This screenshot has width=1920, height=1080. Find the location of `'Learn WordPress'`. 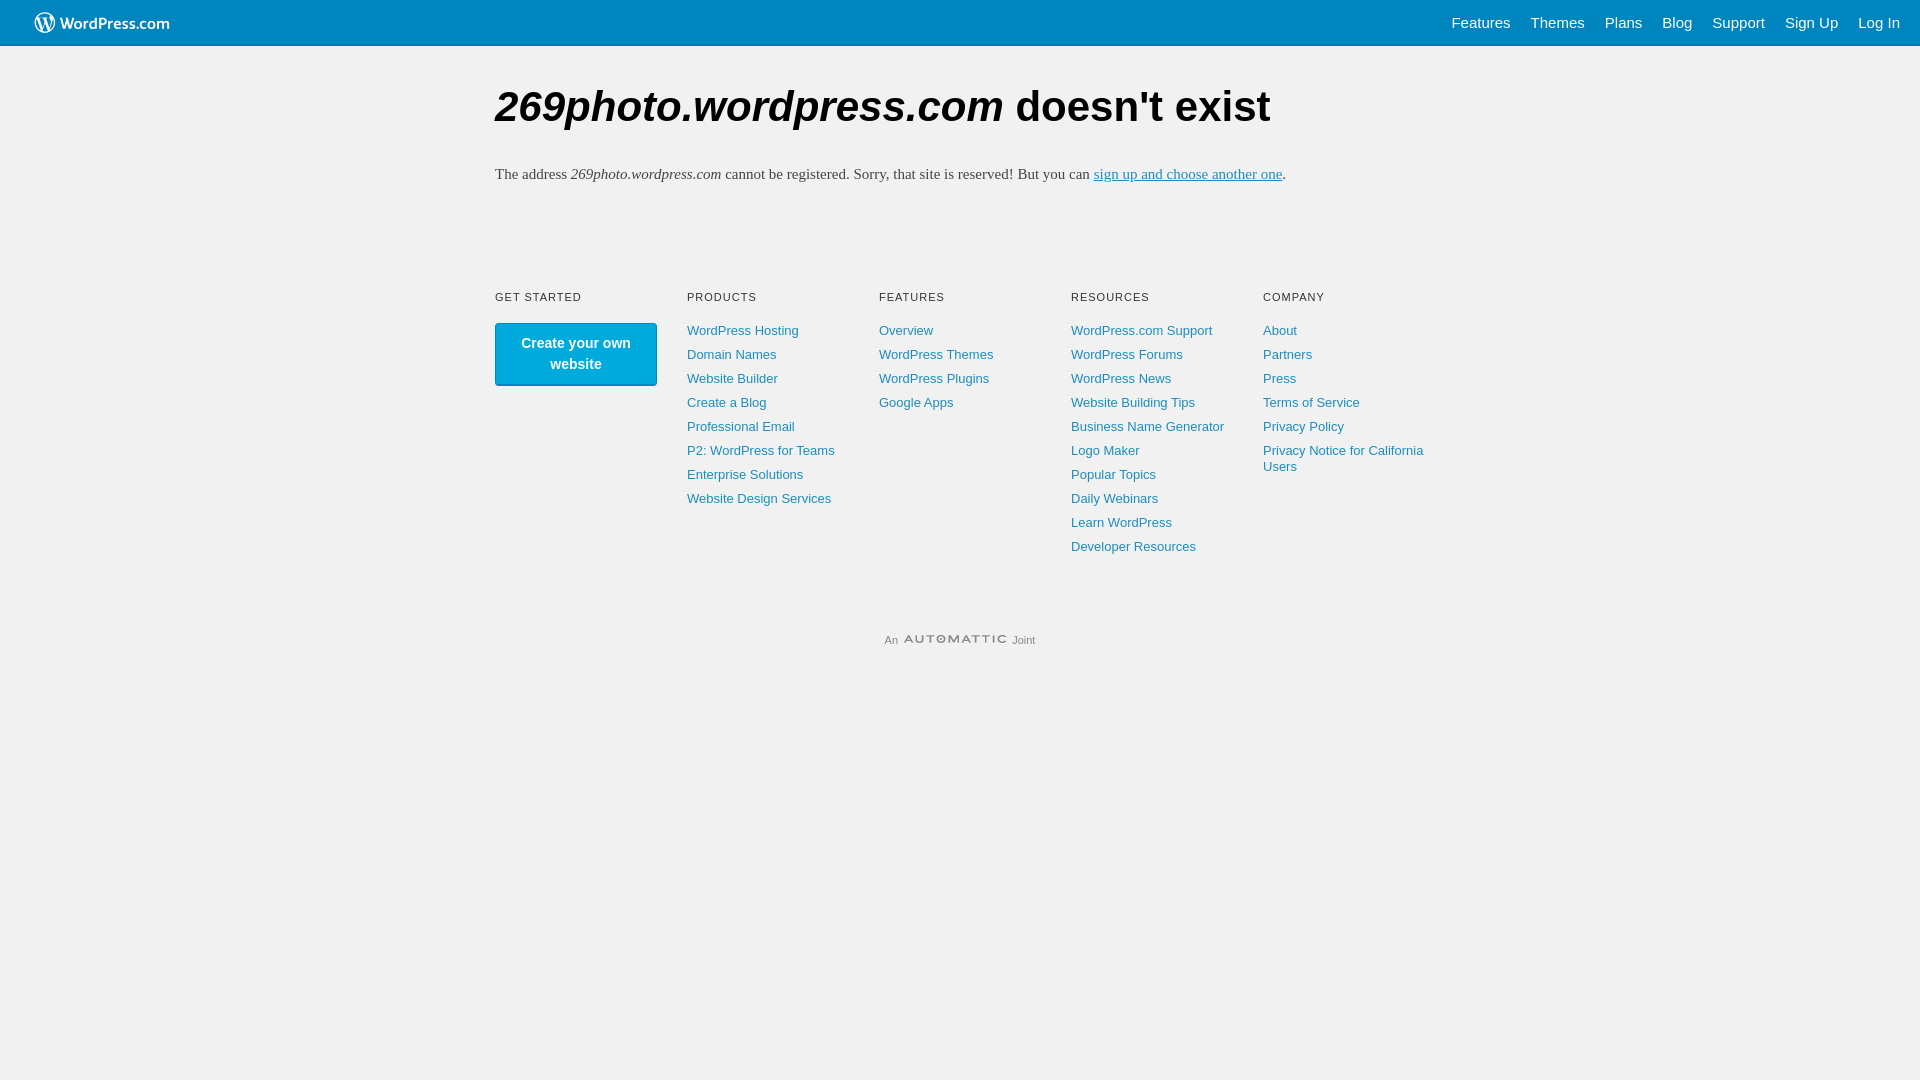

'Learn WordPress' is located at coordinates (1121, 521).